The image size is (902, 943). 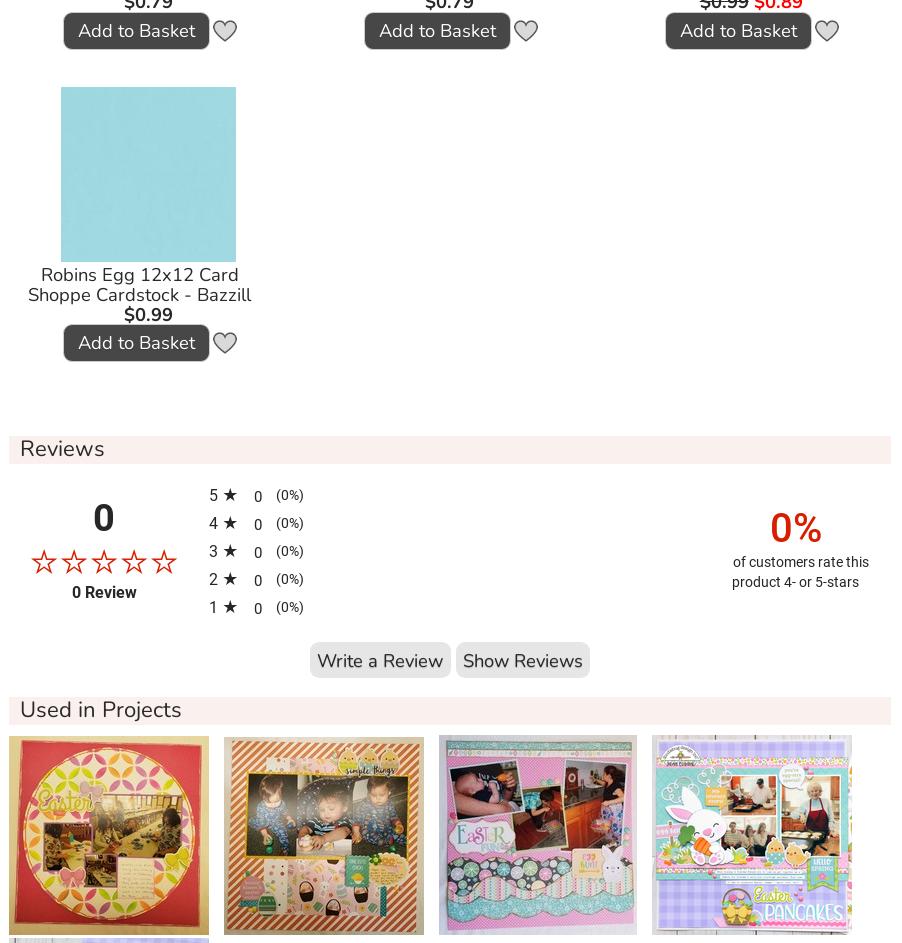 What do you see at coordinates (26, 283) in the screenshot?
I see `'Robins Egg 12x12 Card Shoppe Cardstock - Bazzill'` at bounding box center [26, 283].